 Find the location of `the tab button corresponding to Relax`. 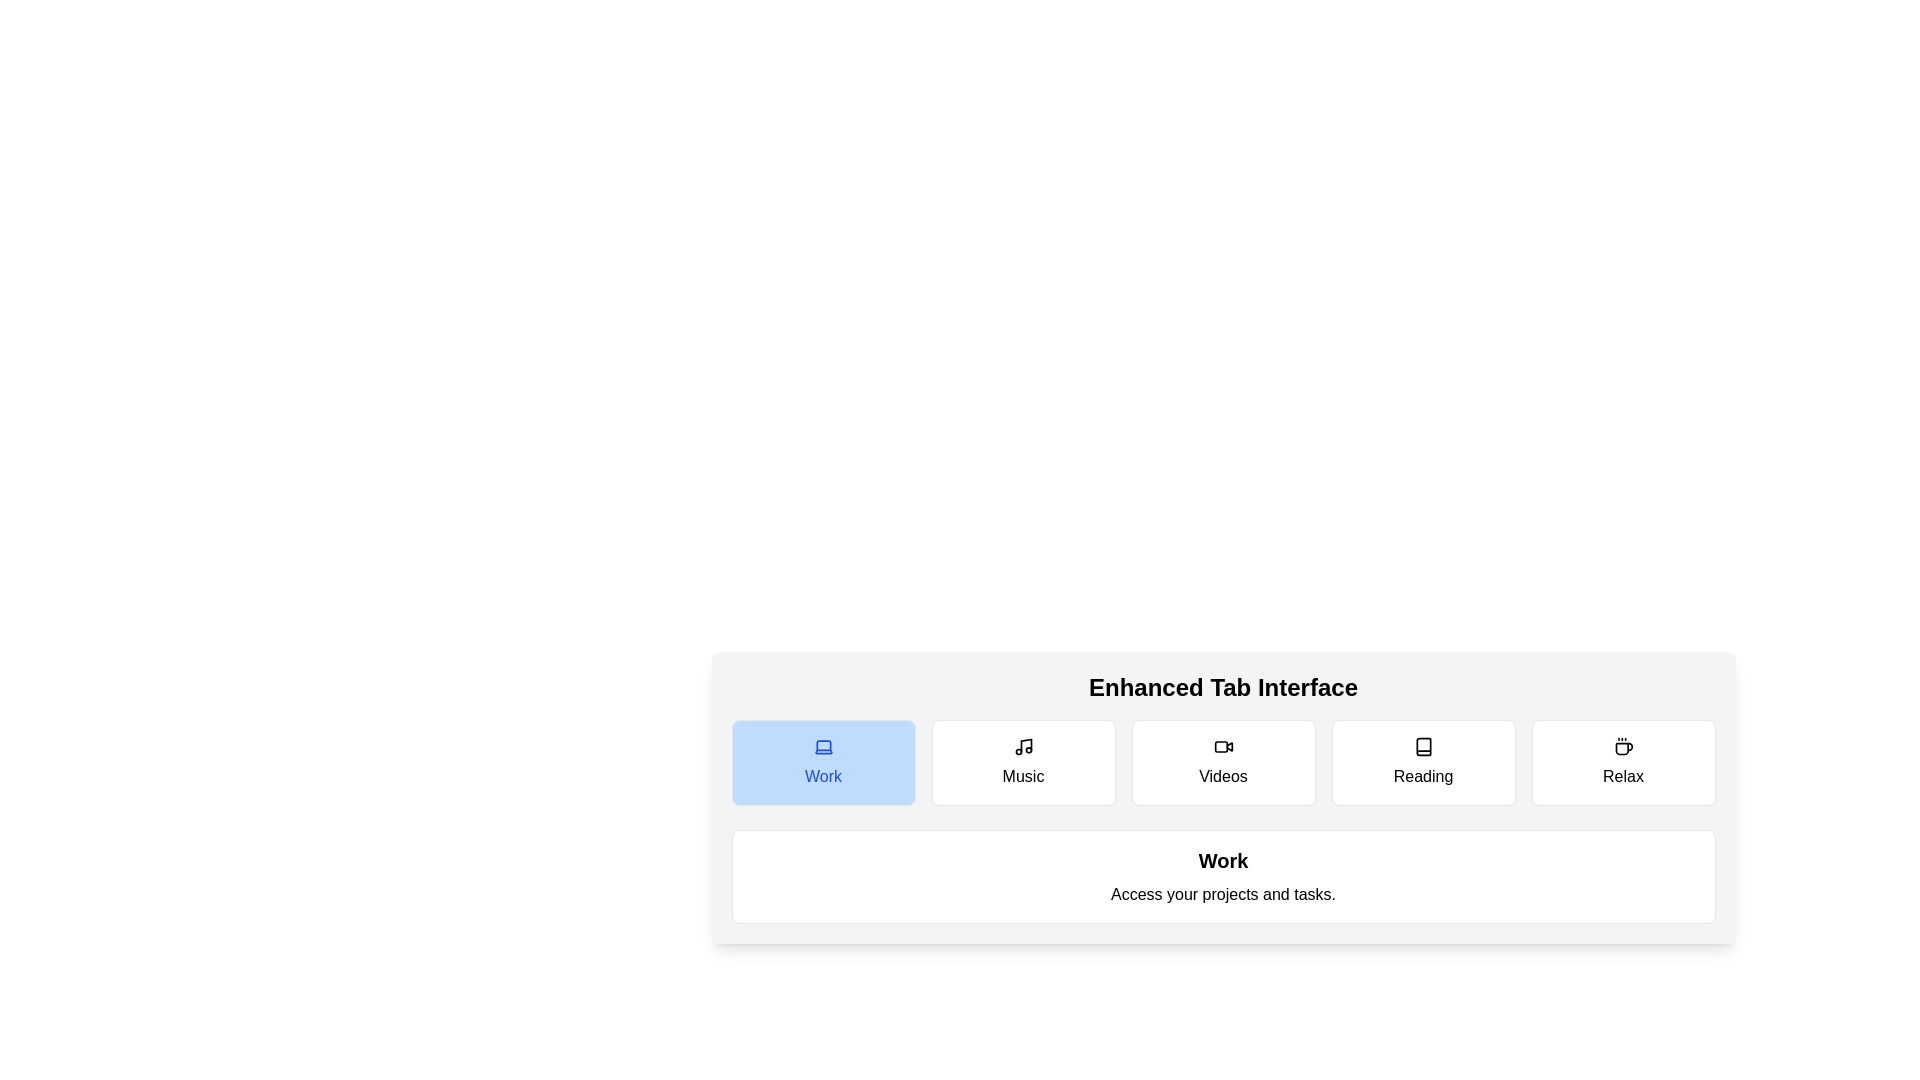

the tab button corresponding to Relax is located at coordinates (1623, 763).